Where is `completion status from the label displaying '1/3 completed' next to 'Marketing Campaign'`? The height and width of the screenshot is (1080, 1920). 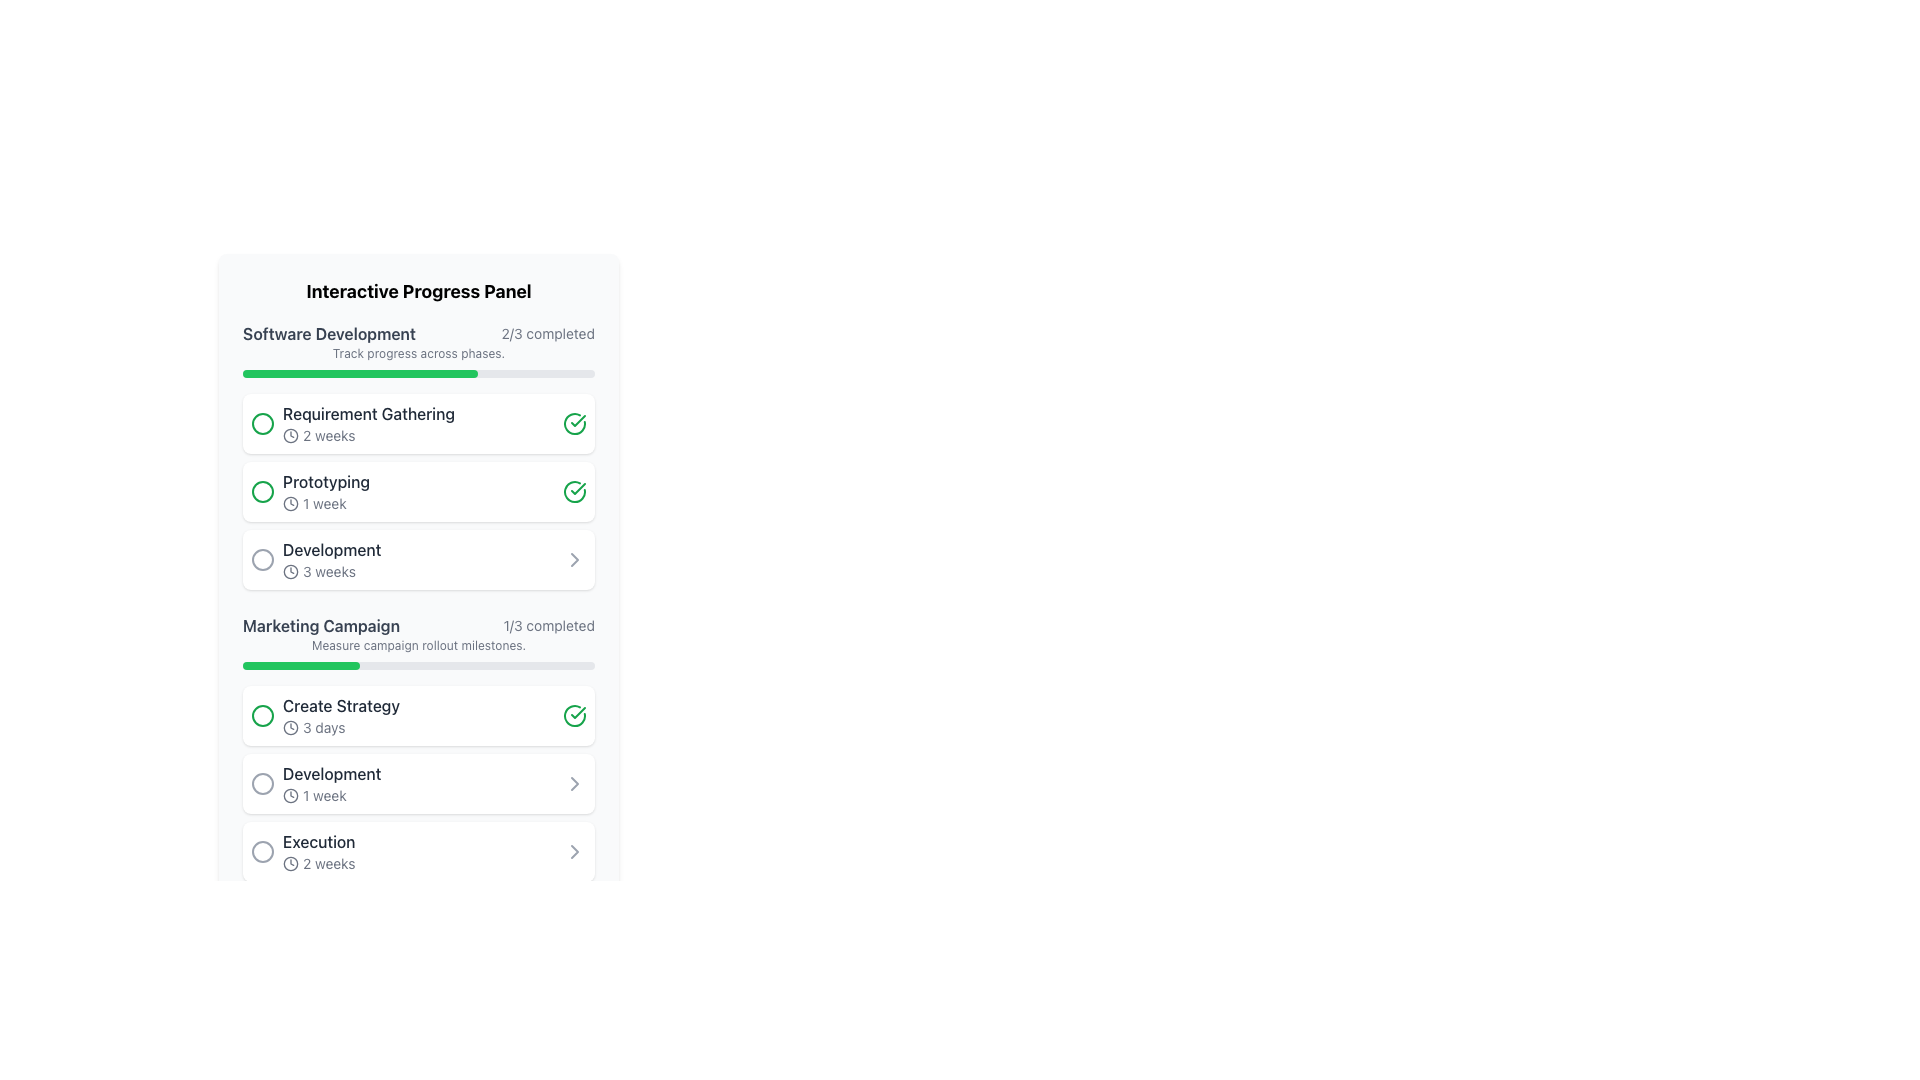
completion status from the label displaying '1/3 completed' next to 'Marketing Campaign' is located at coordinates (549, 624).